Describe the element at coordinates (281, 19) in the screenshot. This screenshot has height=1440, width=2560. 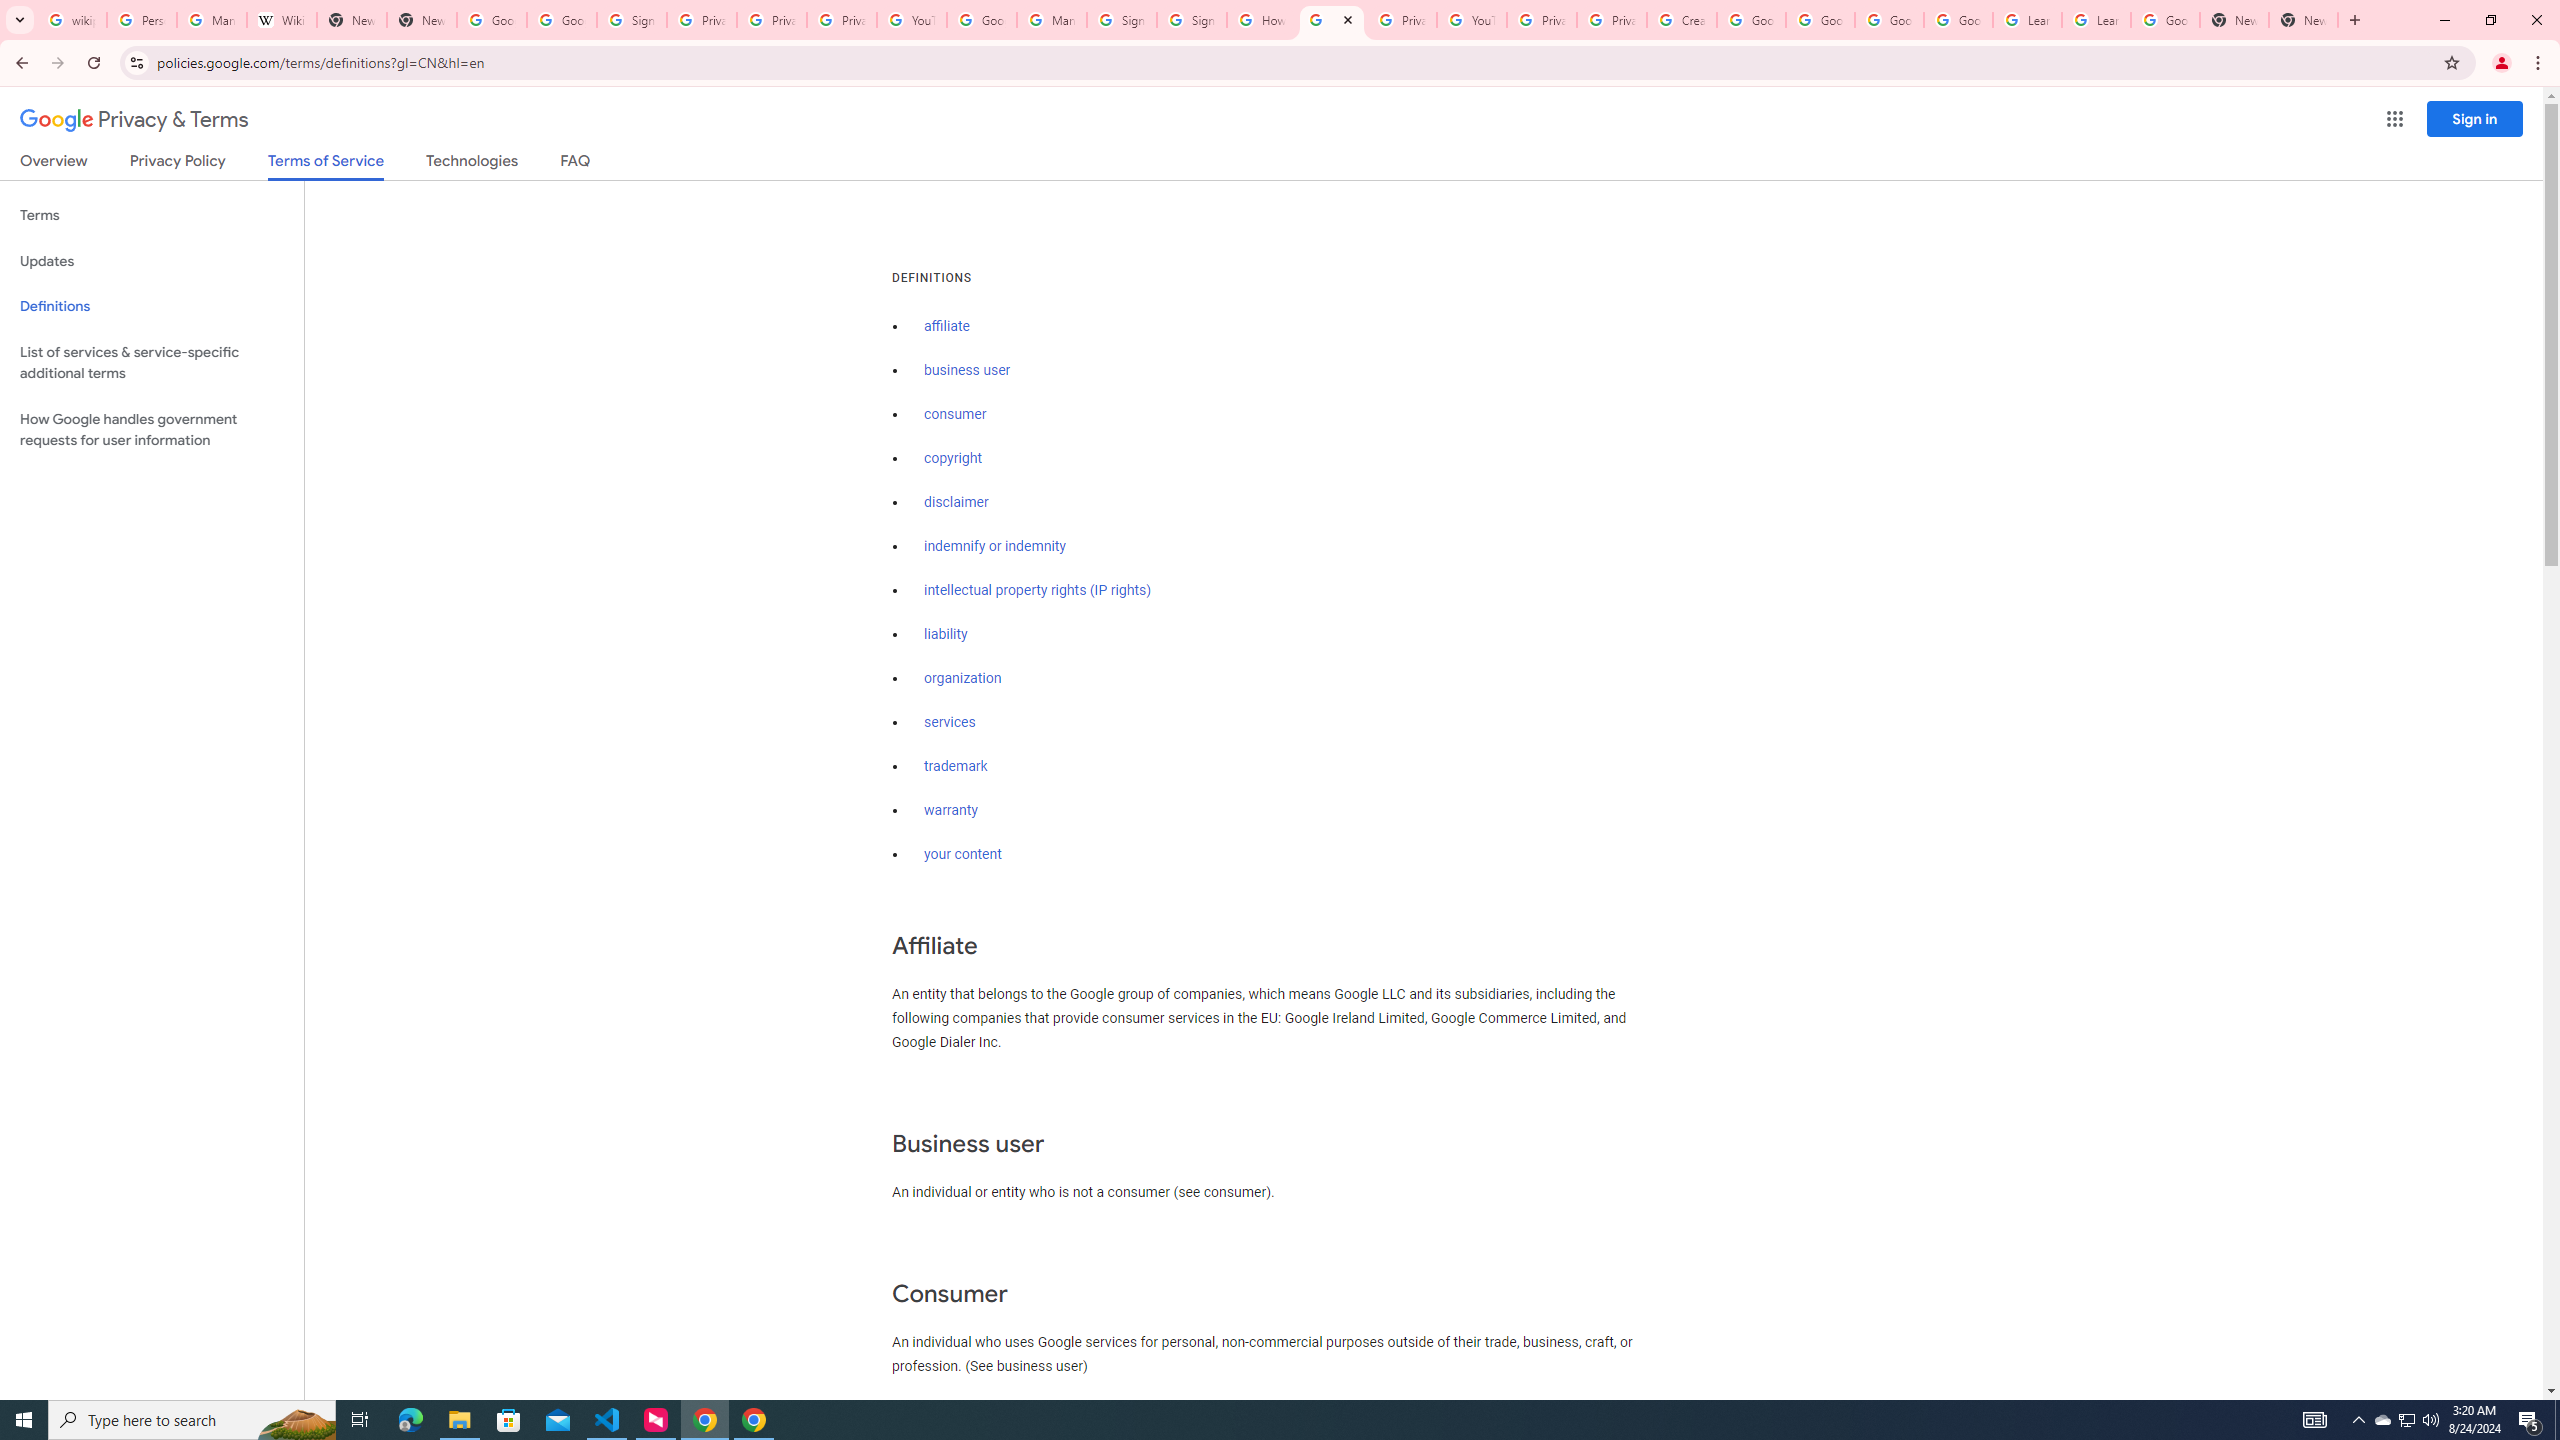
I see `'Wikipedia:Edit requests - Wikipedia'` at that location.